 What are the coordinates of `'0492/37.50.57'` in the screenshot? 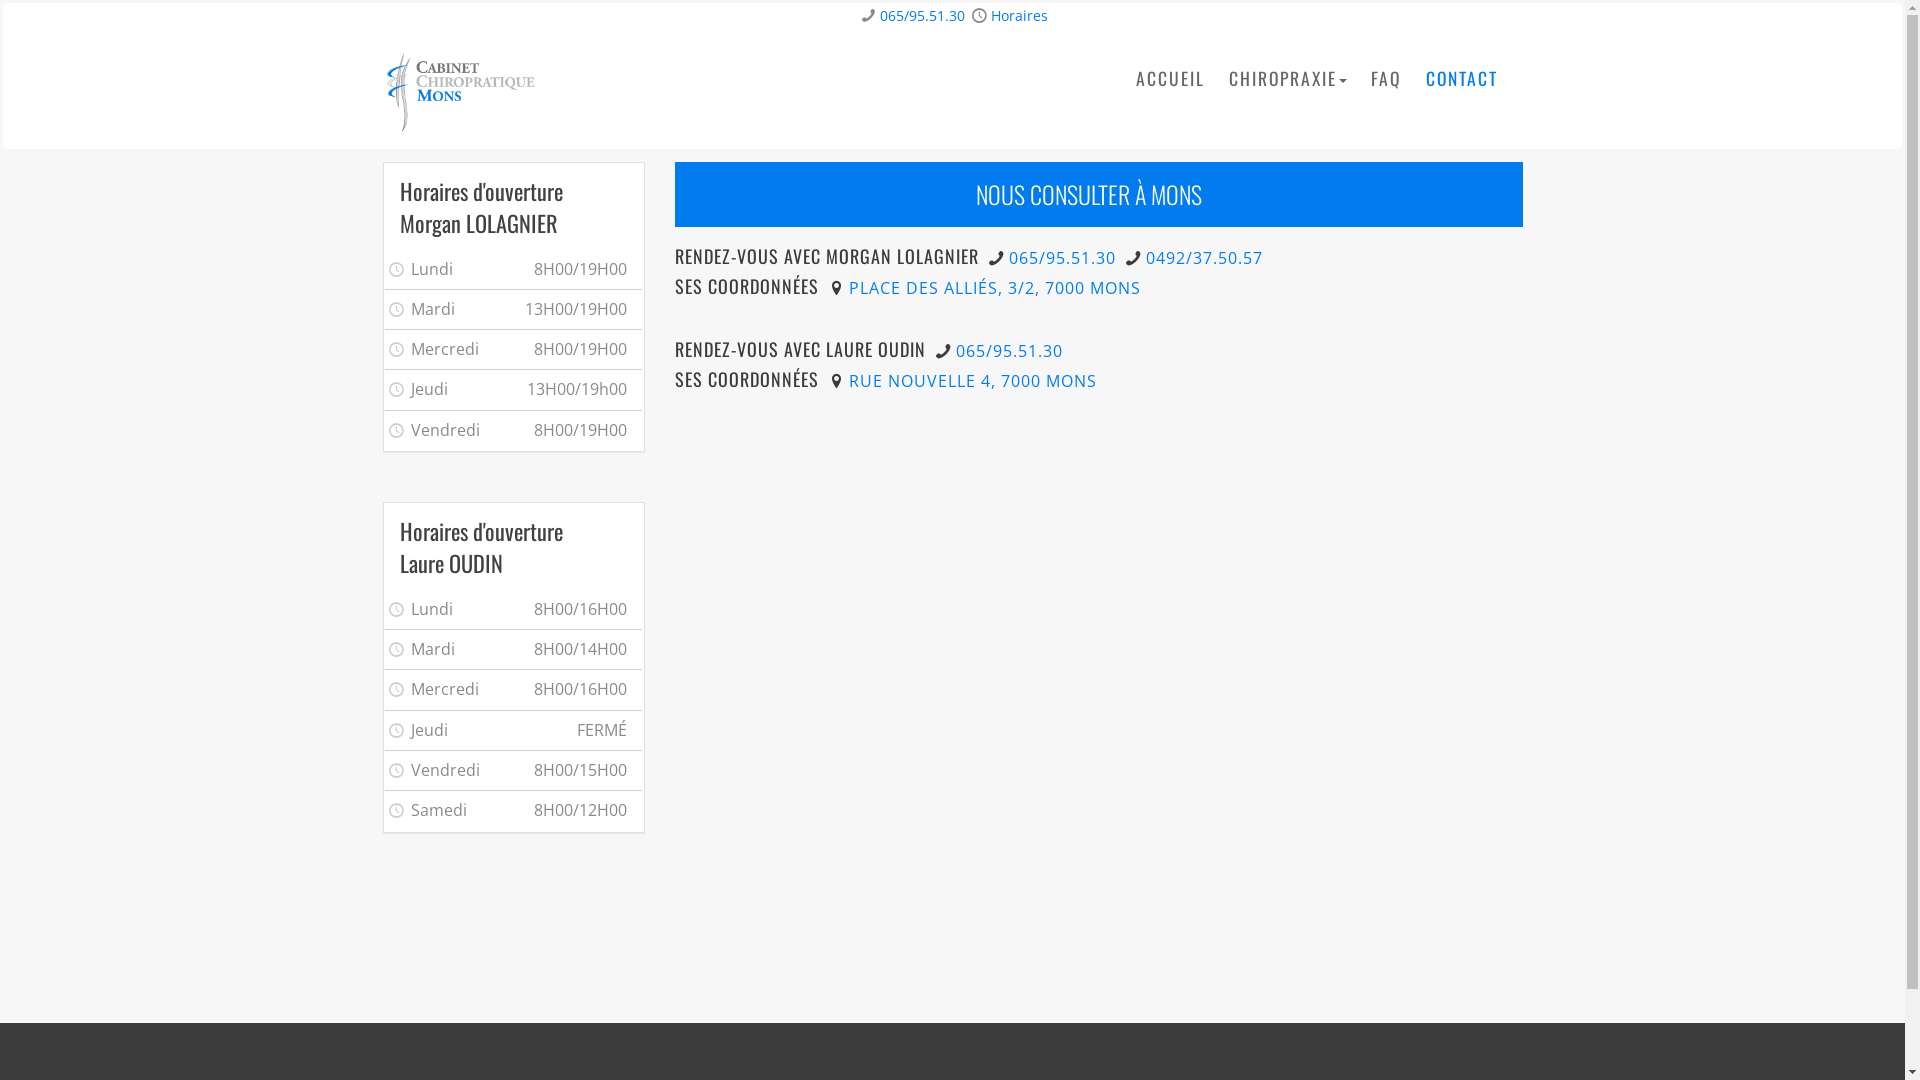 It's located at (1146, 257).